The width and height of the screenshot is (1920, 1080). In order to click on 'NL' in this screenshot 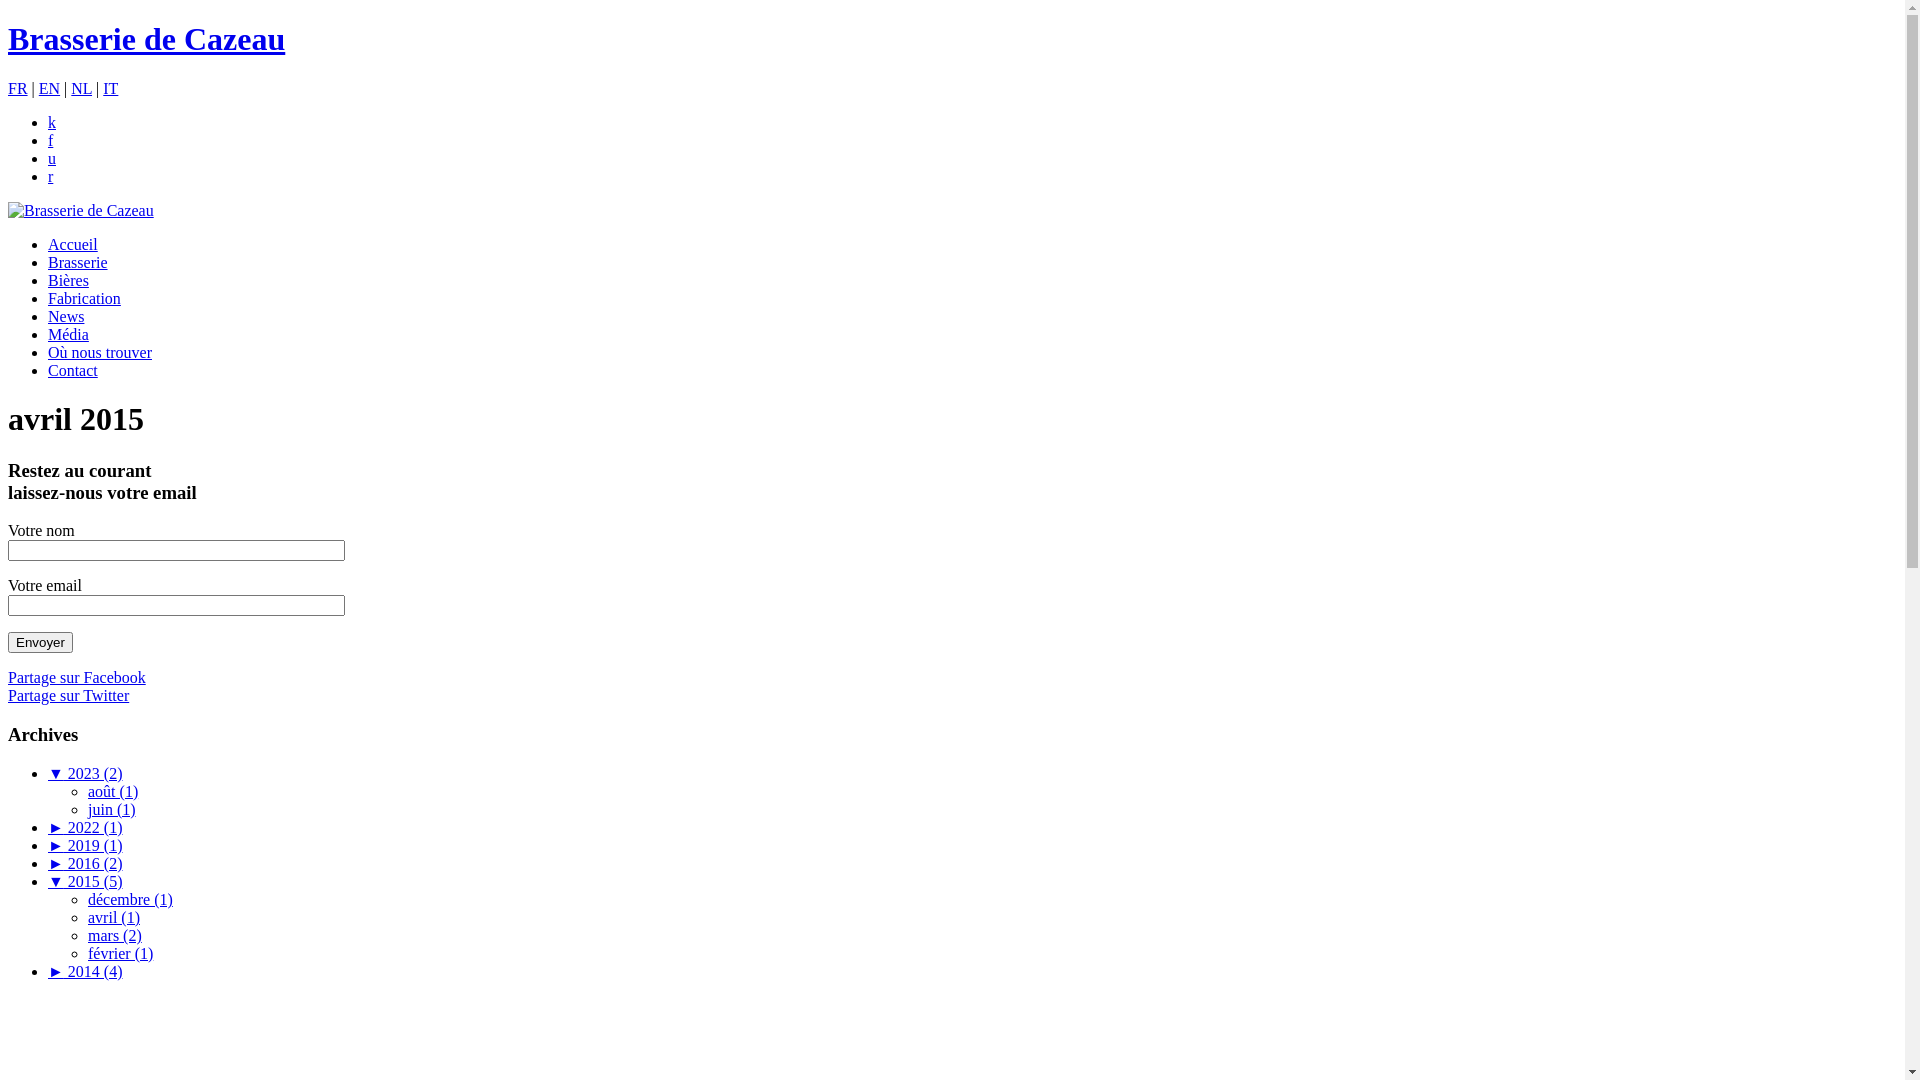, I will do `click(80, 87)`.